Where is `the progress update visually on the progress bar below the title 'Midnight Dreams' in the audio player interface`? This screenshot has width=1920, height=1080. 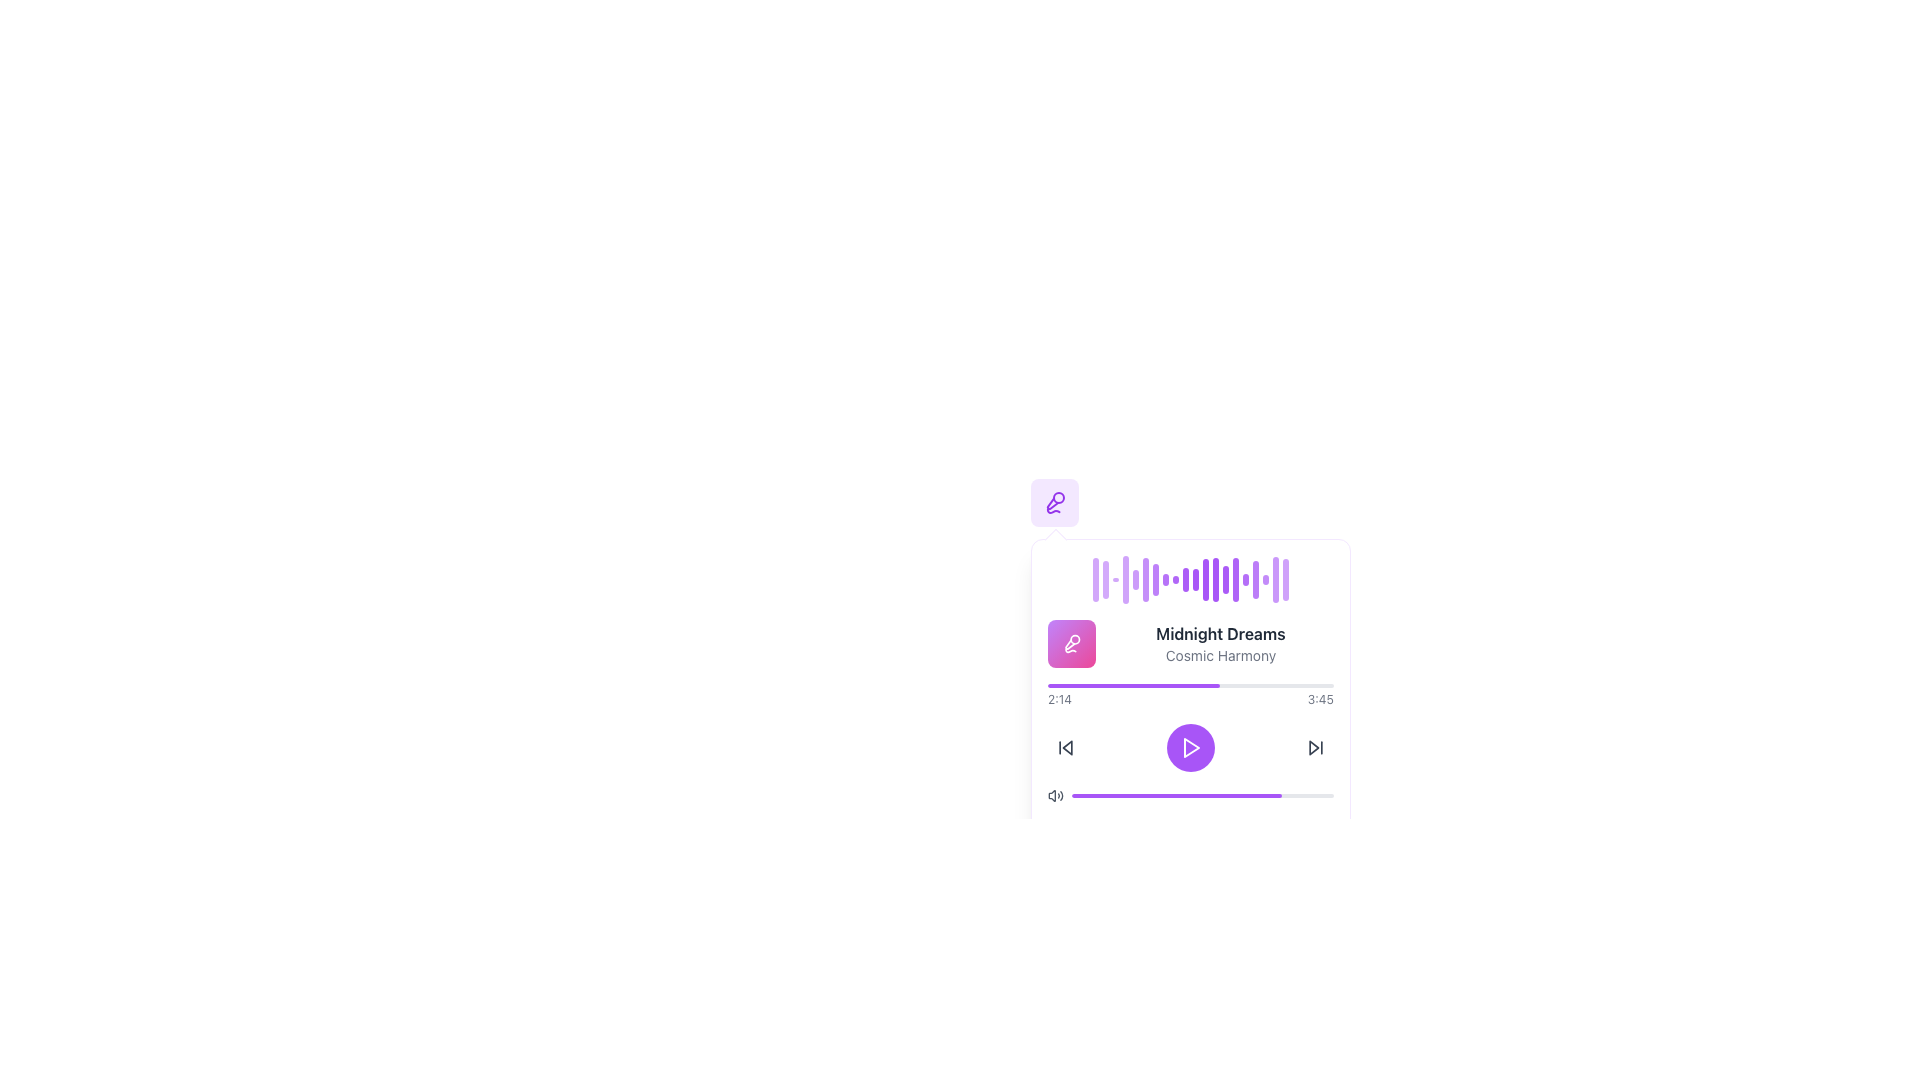
the progress update visually on the progress bar below the title 'Midnight Dreams' in the audio player interface is located at coordinates (1190, 685).